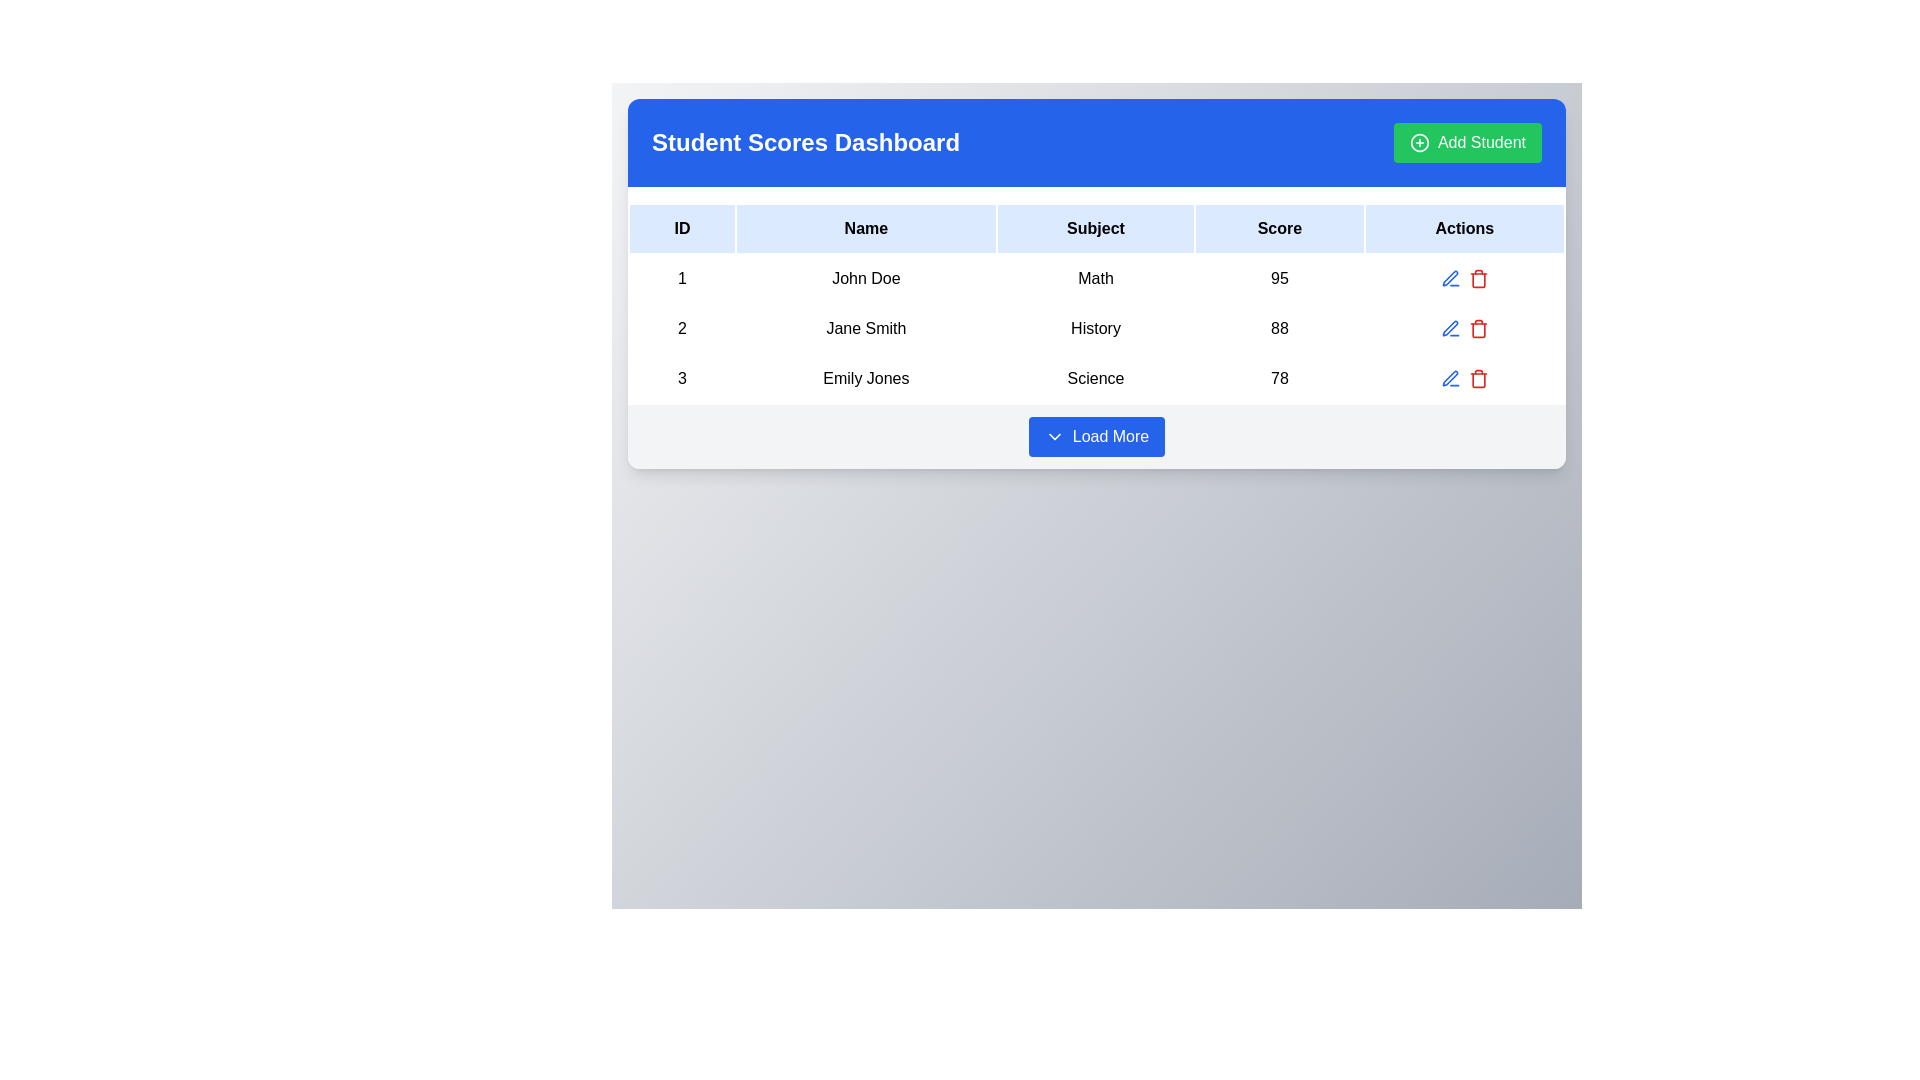 This screenshot has height=1080, width=1920. What do you see at coordinates (1478, 327) in the screenshot?
I see `the delete button in the 'Actions' column of the second row associated with 'Jane Smith / History / 88'` at bounding box center [1478, 327].